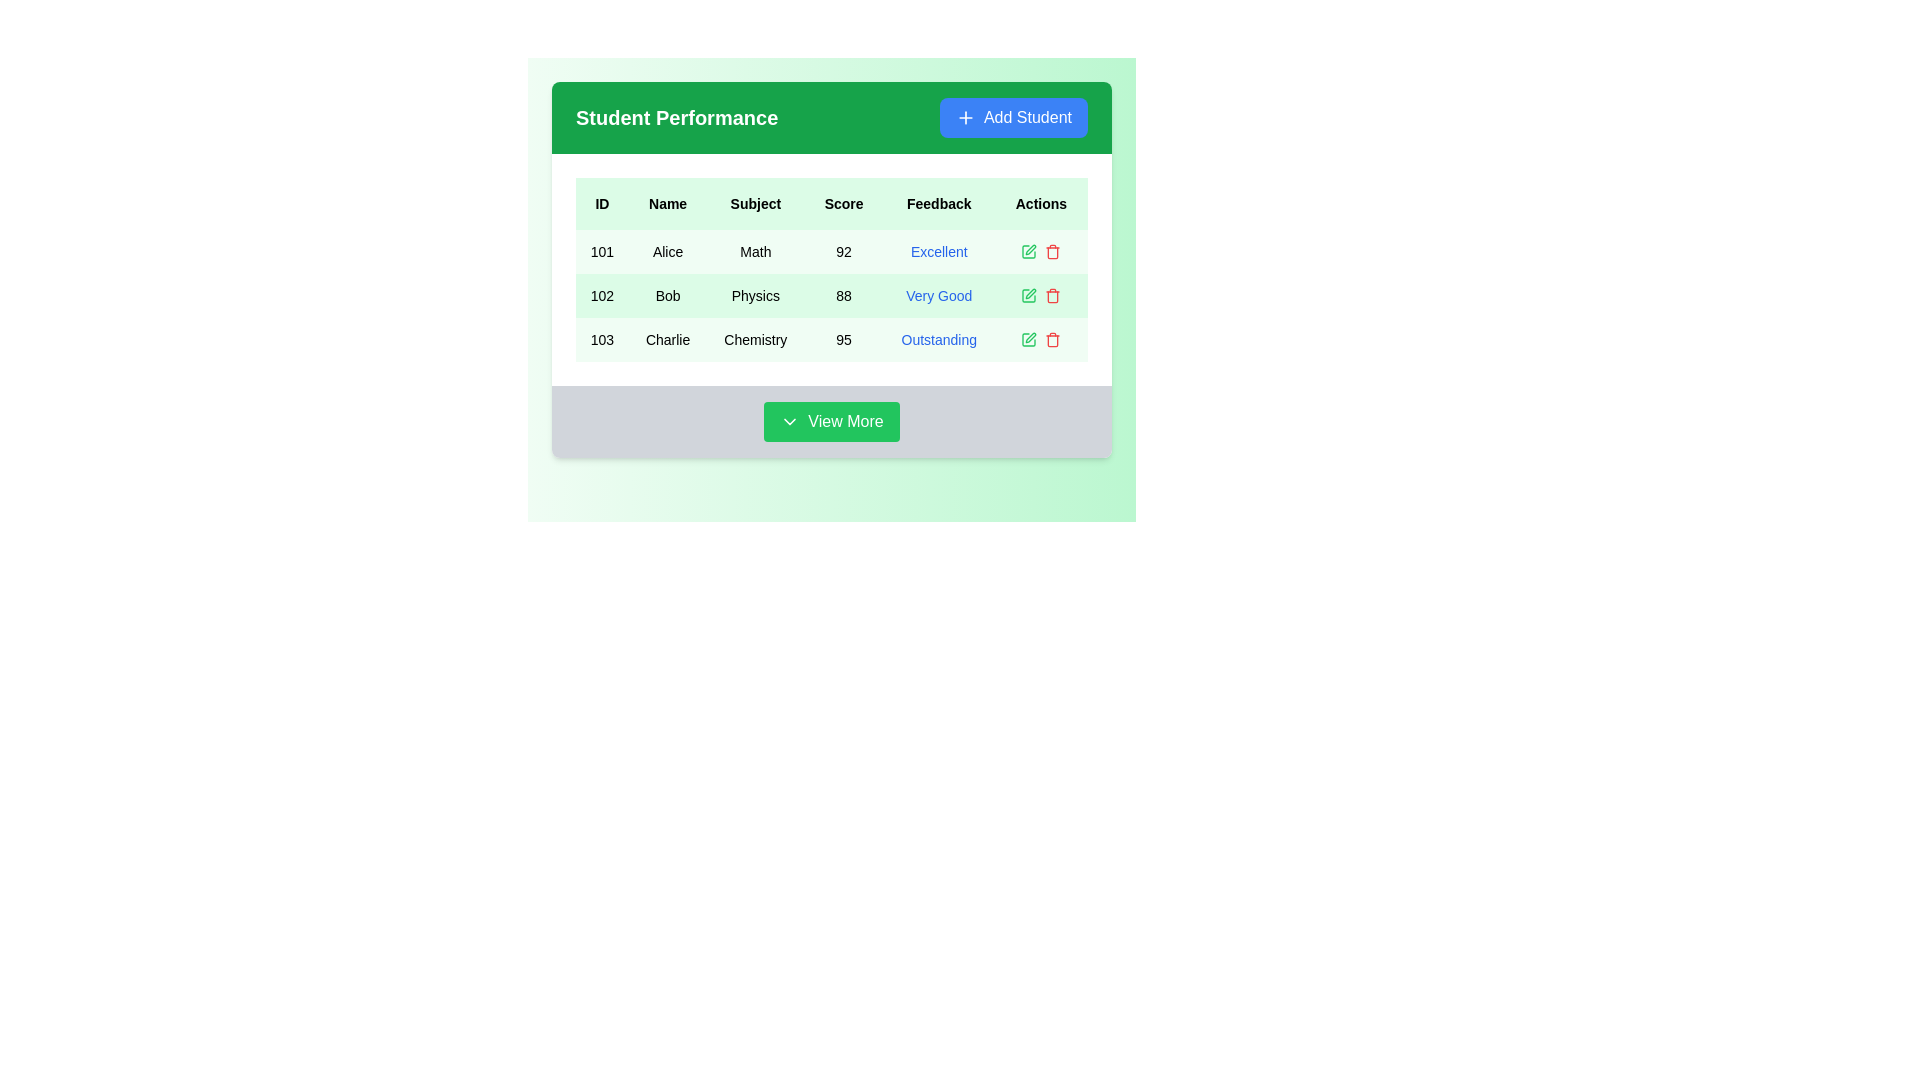 The width and height of the screenshot is (1920, 1080). I want to click on the green edit button in the 'Actions' column of the 'Student Performance' table for the record with ID '102' and Name 'Bob', so click(1040, 296).